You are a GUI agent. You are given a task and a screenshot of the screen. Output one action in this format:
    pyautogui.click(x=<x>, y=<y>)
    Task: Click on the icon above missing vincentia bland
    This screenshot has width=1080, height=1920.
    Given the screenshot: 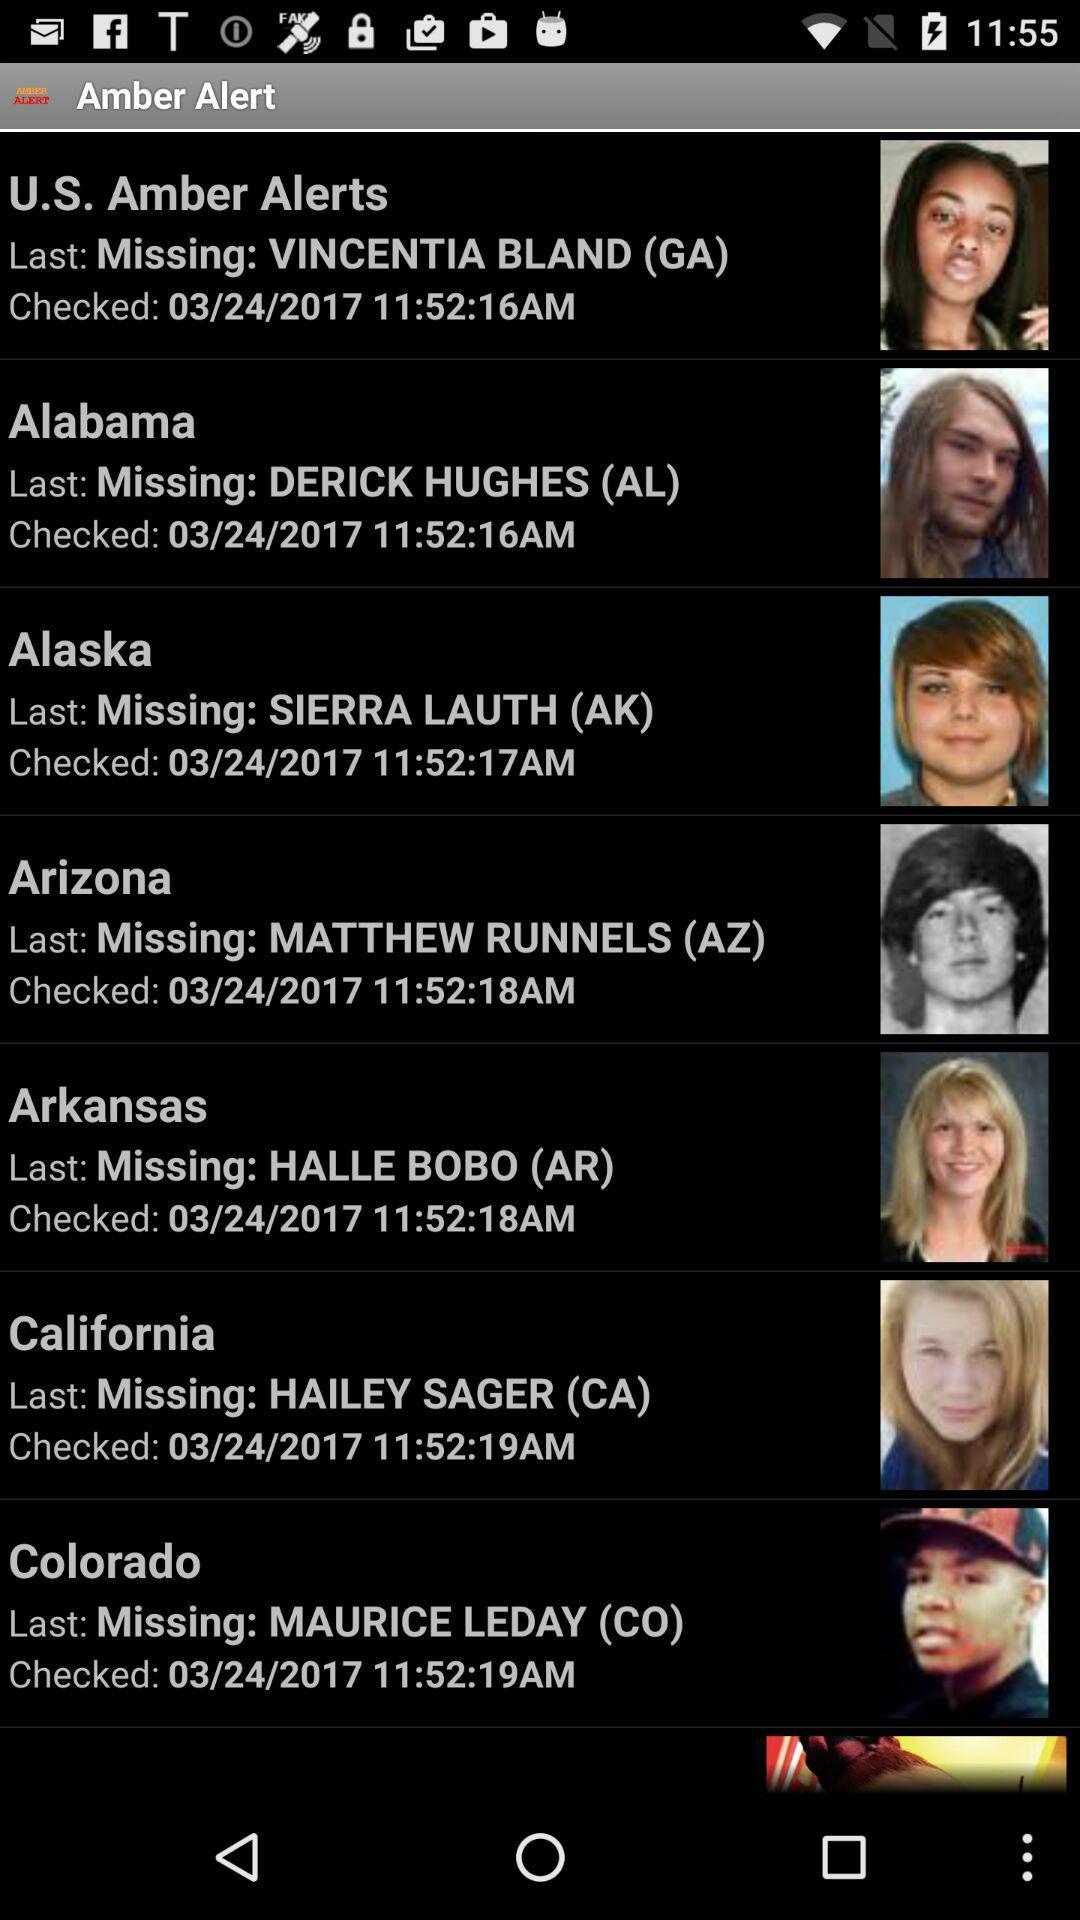 What is the action you would take?
    pyautogui.click(x=434, y=191)
    